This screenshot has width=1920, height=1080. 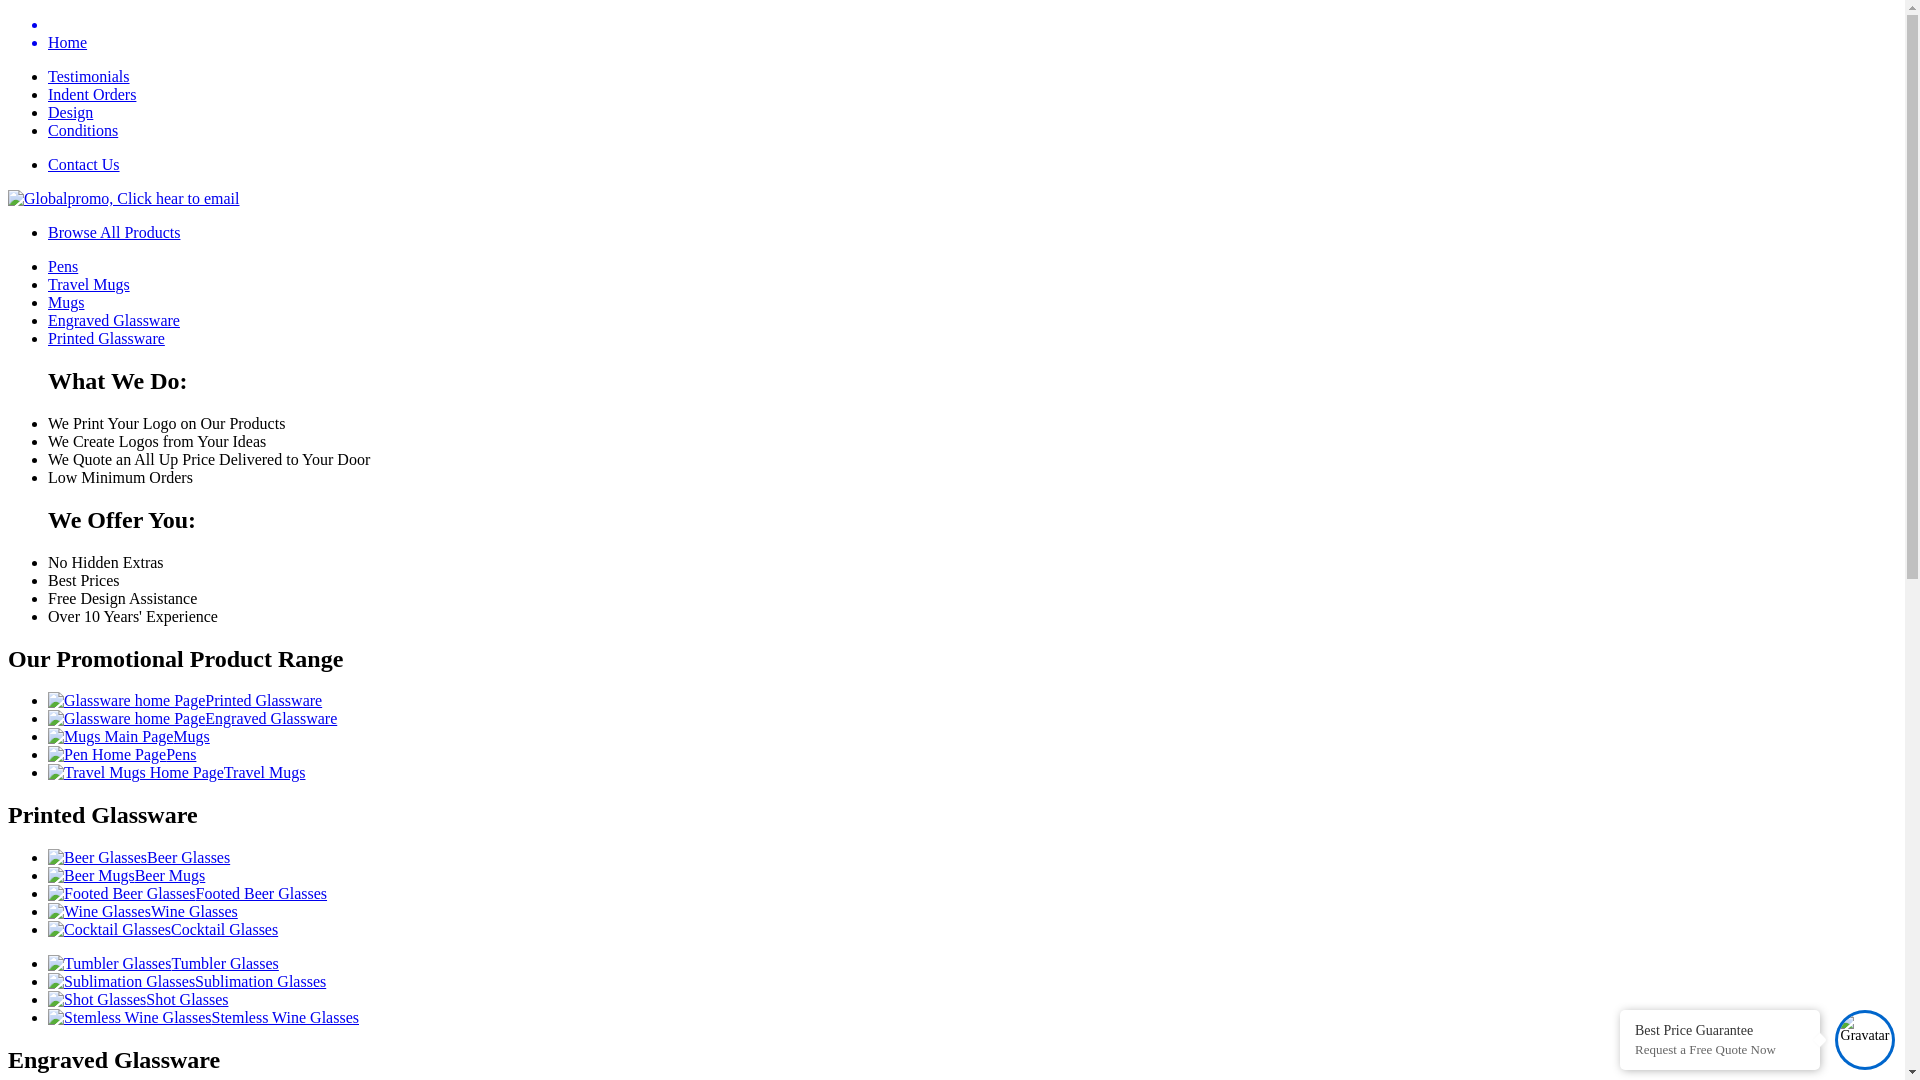 I want to click on 'Travel Mugs', so click(x=88, y=284).